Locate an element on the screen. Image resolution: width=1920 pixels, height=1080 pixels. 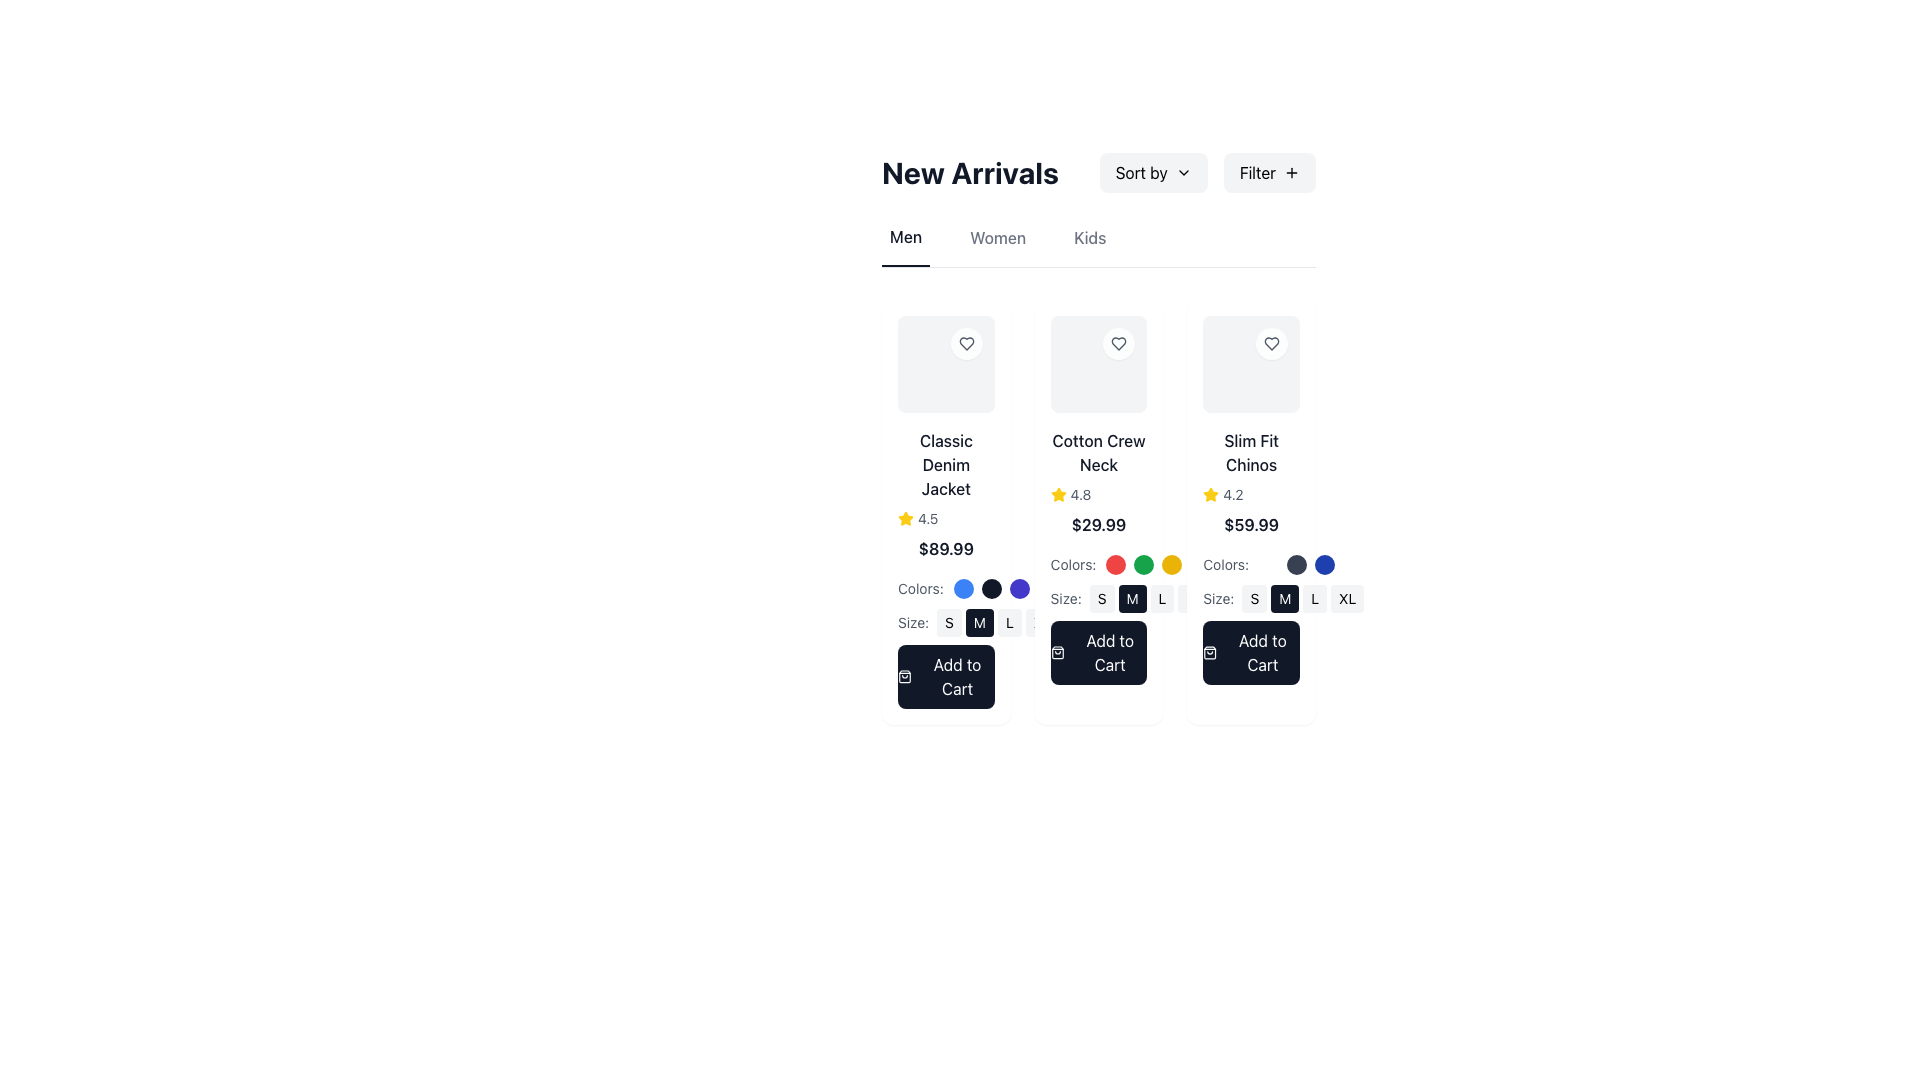
the interactive black color selector circle, which is the second option in the color selection group for the 'Classic Denim Jacket' product card is located at coordinates (991, 587).